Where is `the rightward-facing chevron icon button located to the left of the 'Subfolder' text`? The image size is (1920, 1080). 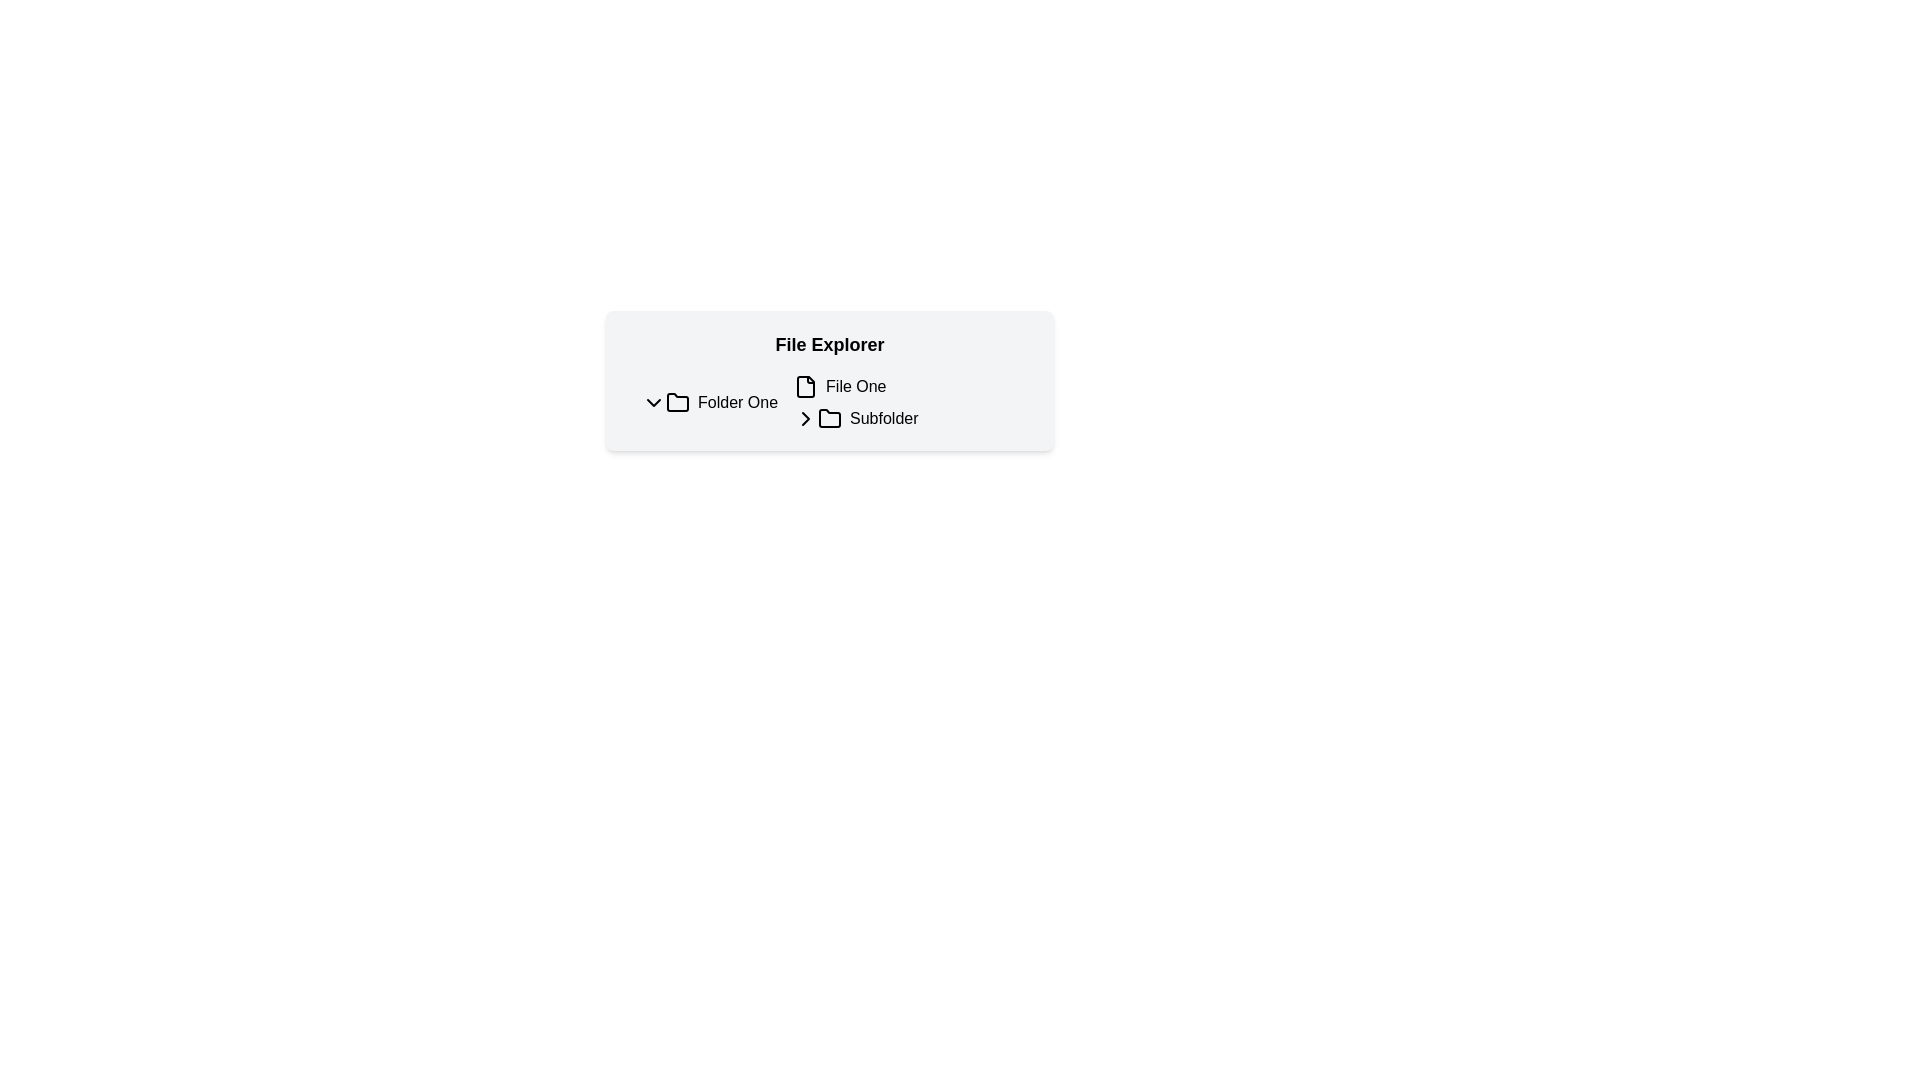 the rightward-facing chevron icon button located to the left of the 'Subfolder' text is located at coordinates (806, 418).